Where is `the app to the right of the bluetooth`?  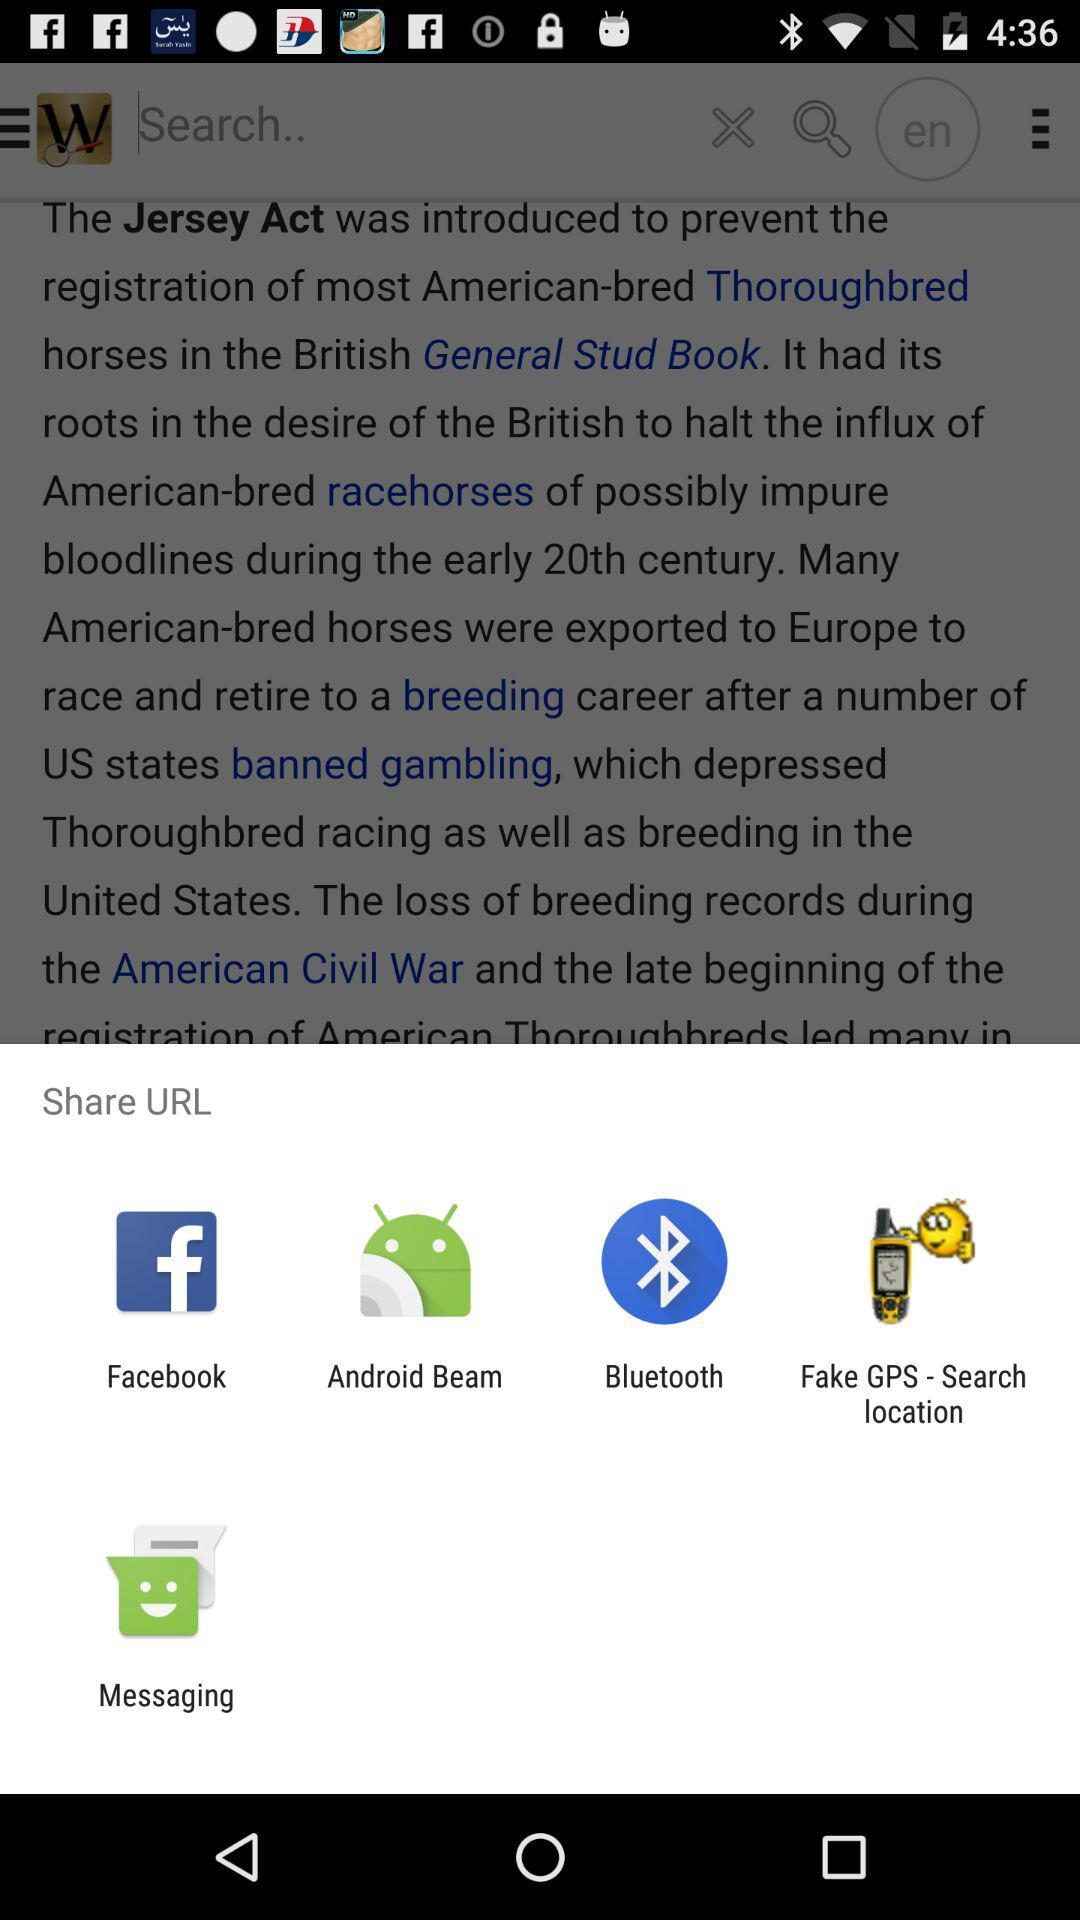 the app to the right of the bluetooth is located at coordinates (913, 1392).